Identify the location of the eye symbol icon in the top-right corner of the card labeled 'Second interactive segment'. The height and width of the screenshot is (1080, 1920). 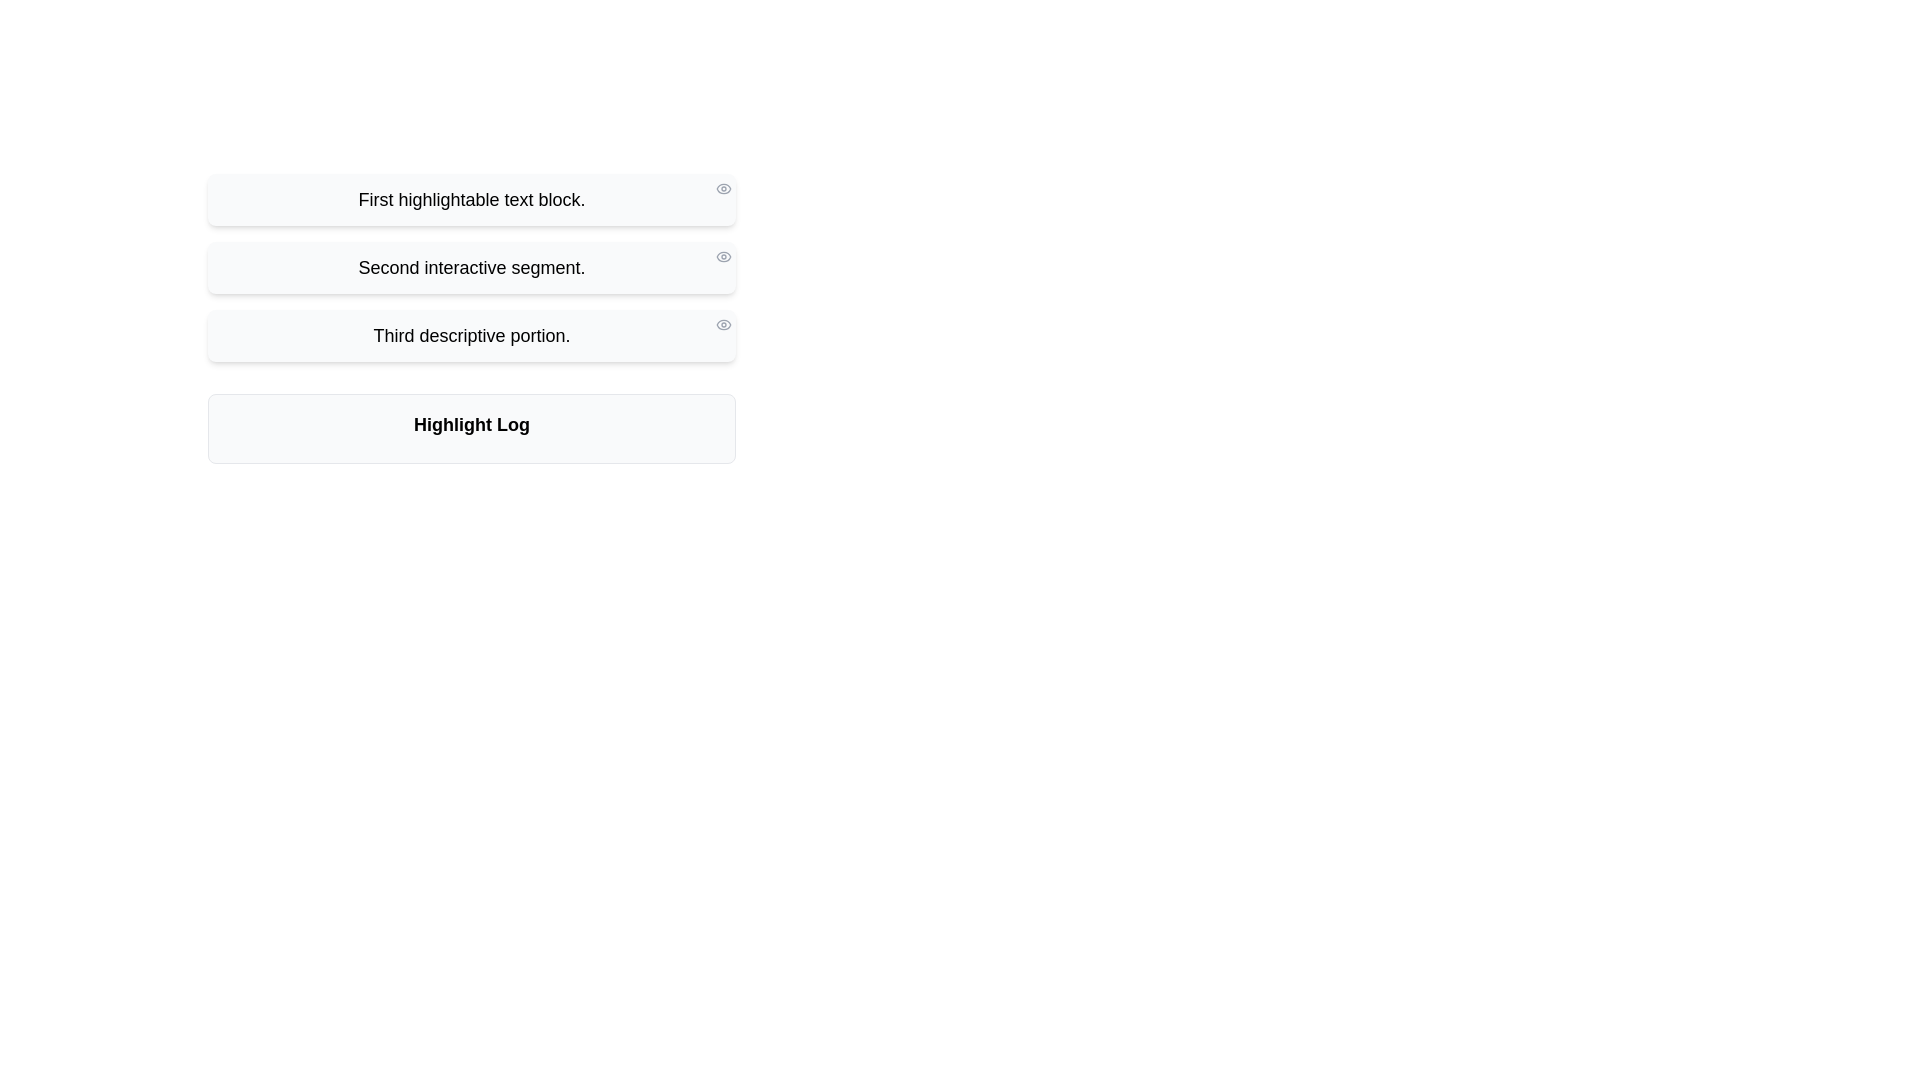
(723, 254).